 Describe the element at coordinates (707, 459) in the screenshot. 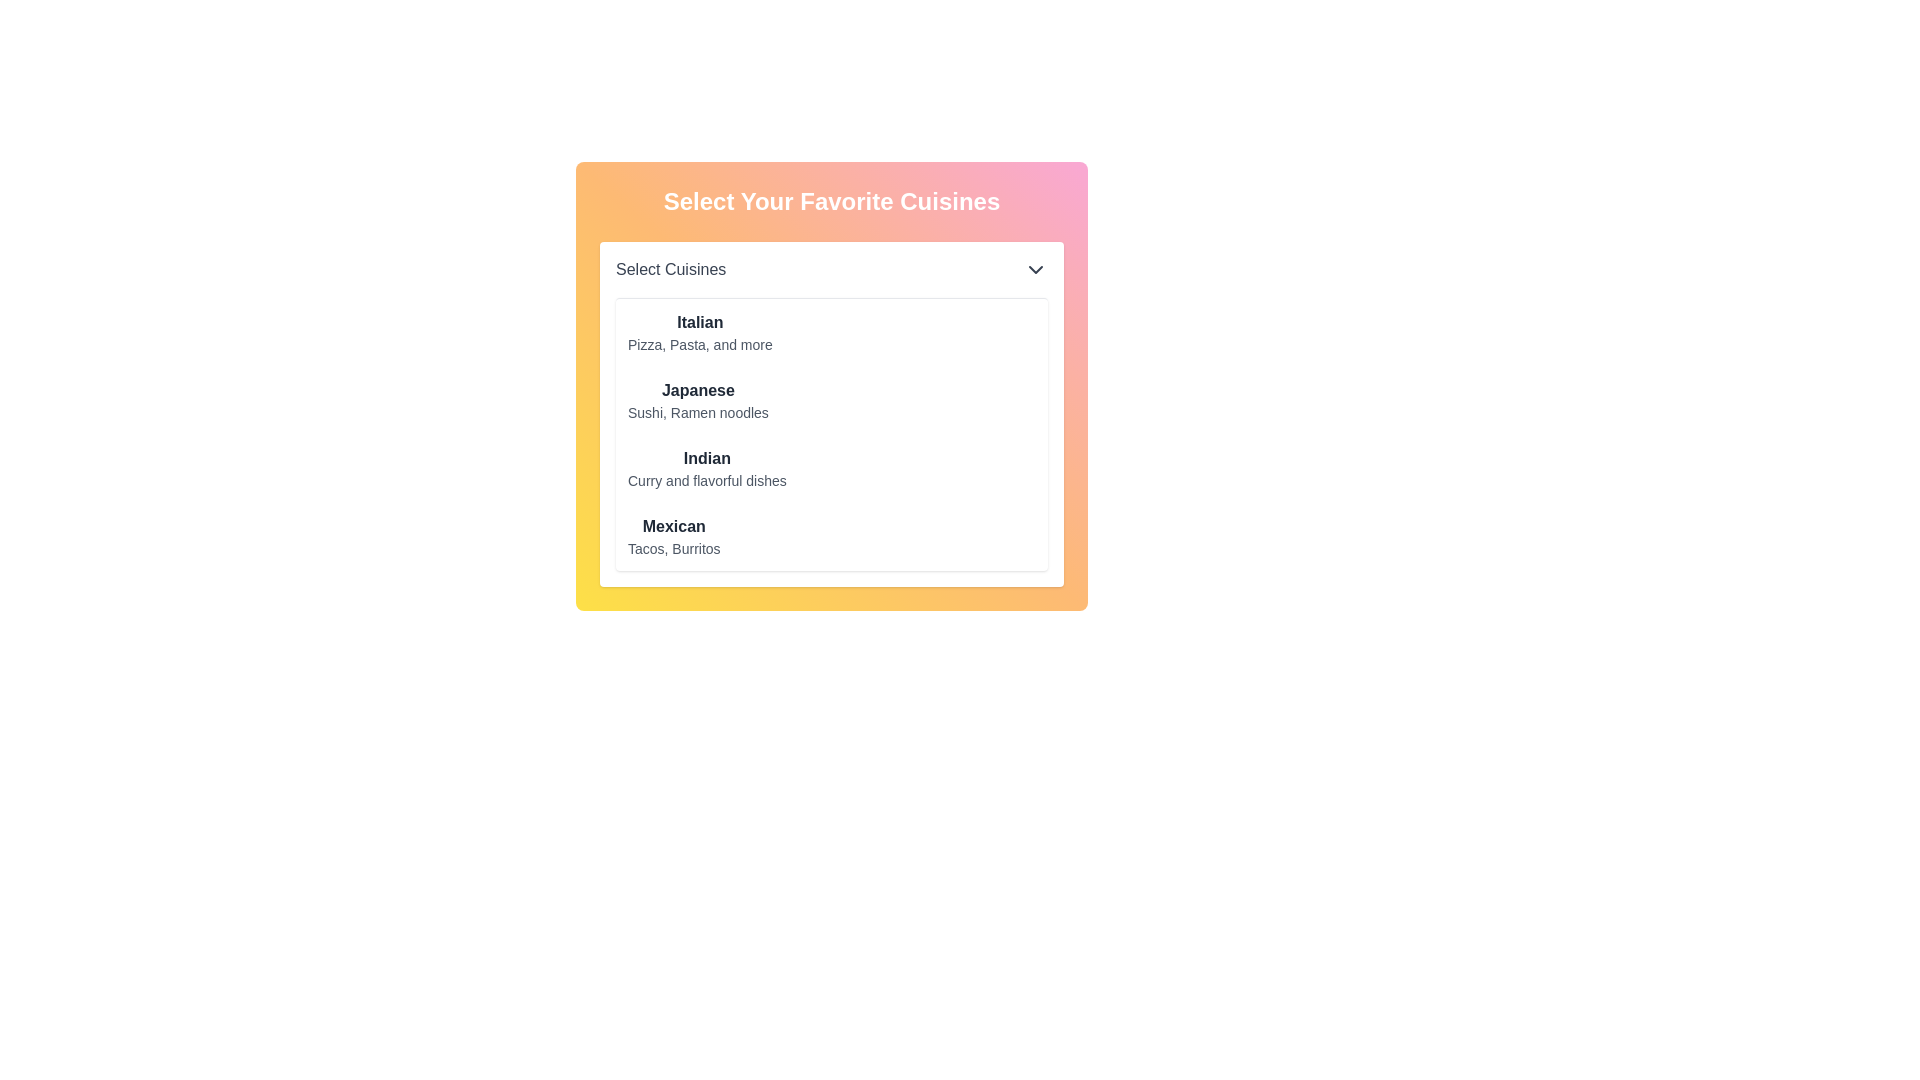

I see `the static text label displaying the title of the specific cuisine, located in the third entry of the vertical list, between 'Japanese' and 'Mexican'` at that location.